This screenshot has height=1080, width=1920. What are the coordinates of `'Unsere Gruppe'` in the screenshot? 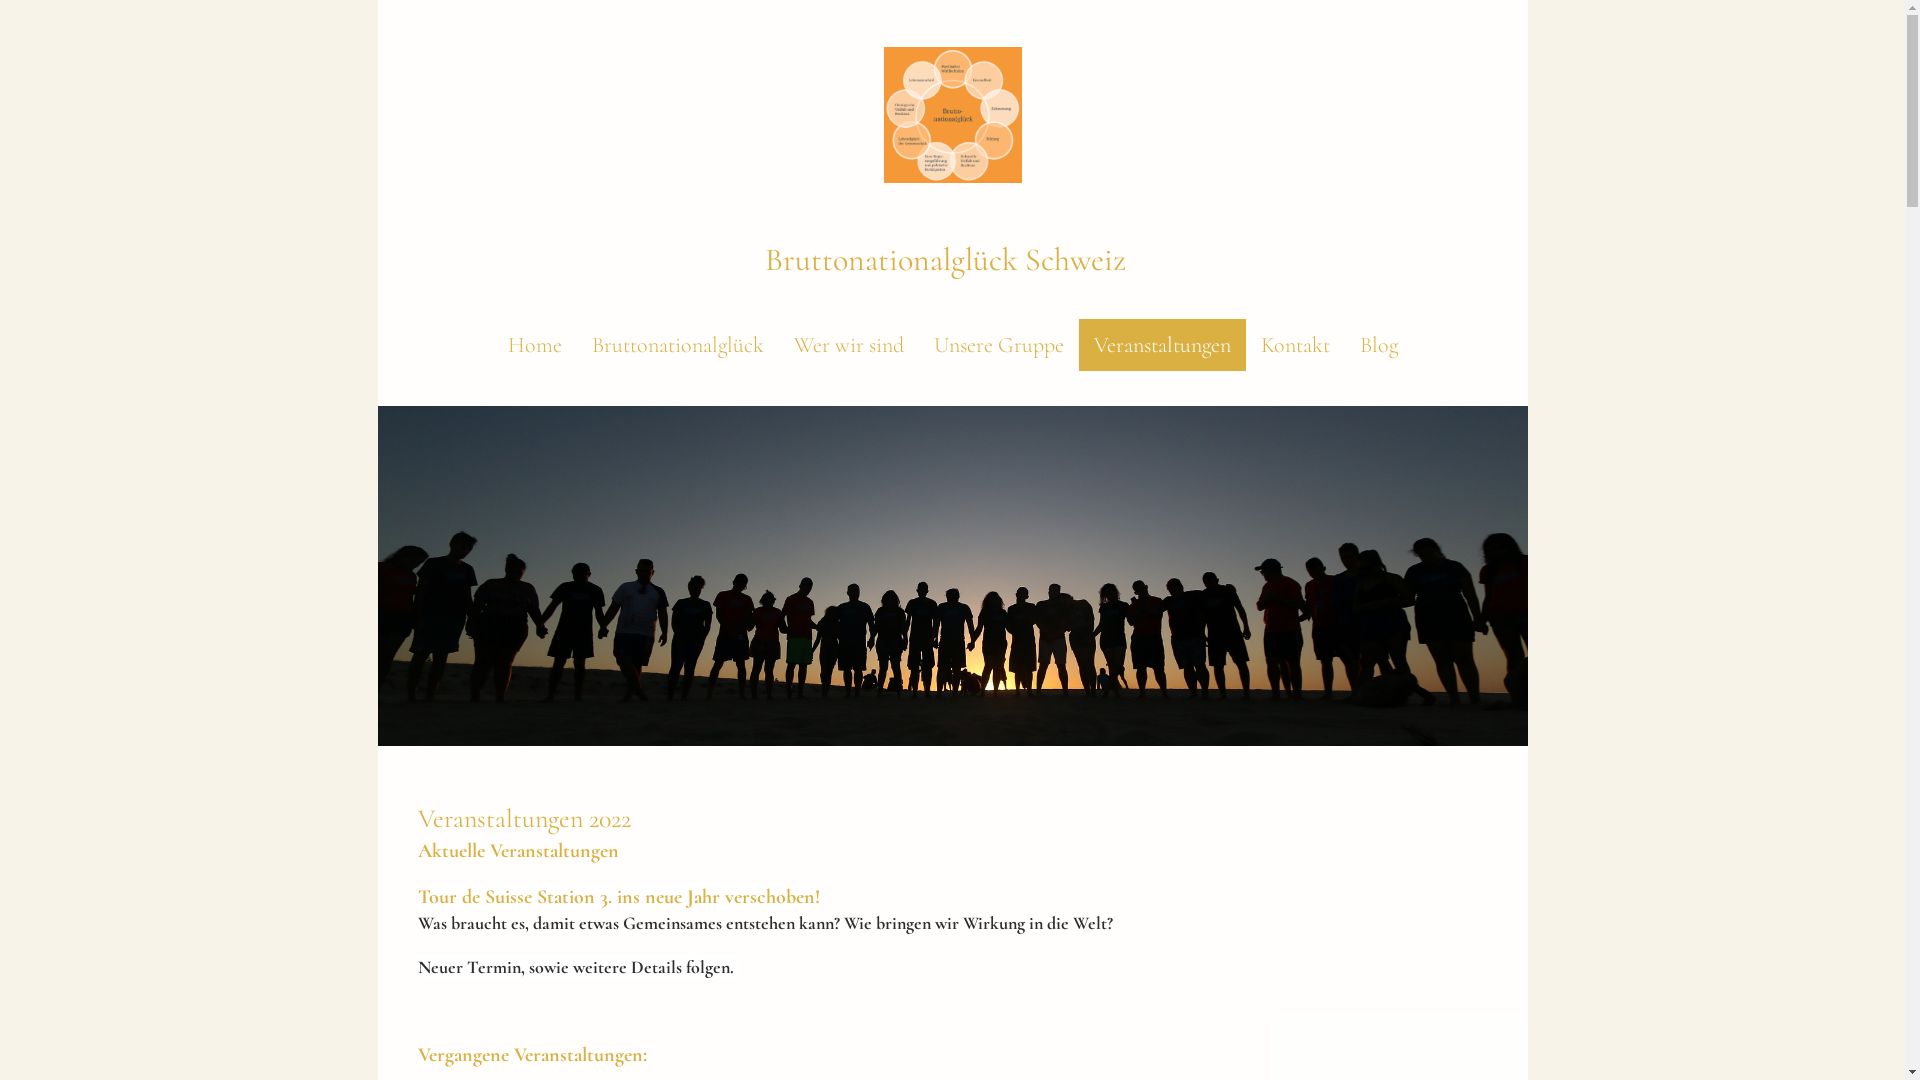 It's located at (998, 343).